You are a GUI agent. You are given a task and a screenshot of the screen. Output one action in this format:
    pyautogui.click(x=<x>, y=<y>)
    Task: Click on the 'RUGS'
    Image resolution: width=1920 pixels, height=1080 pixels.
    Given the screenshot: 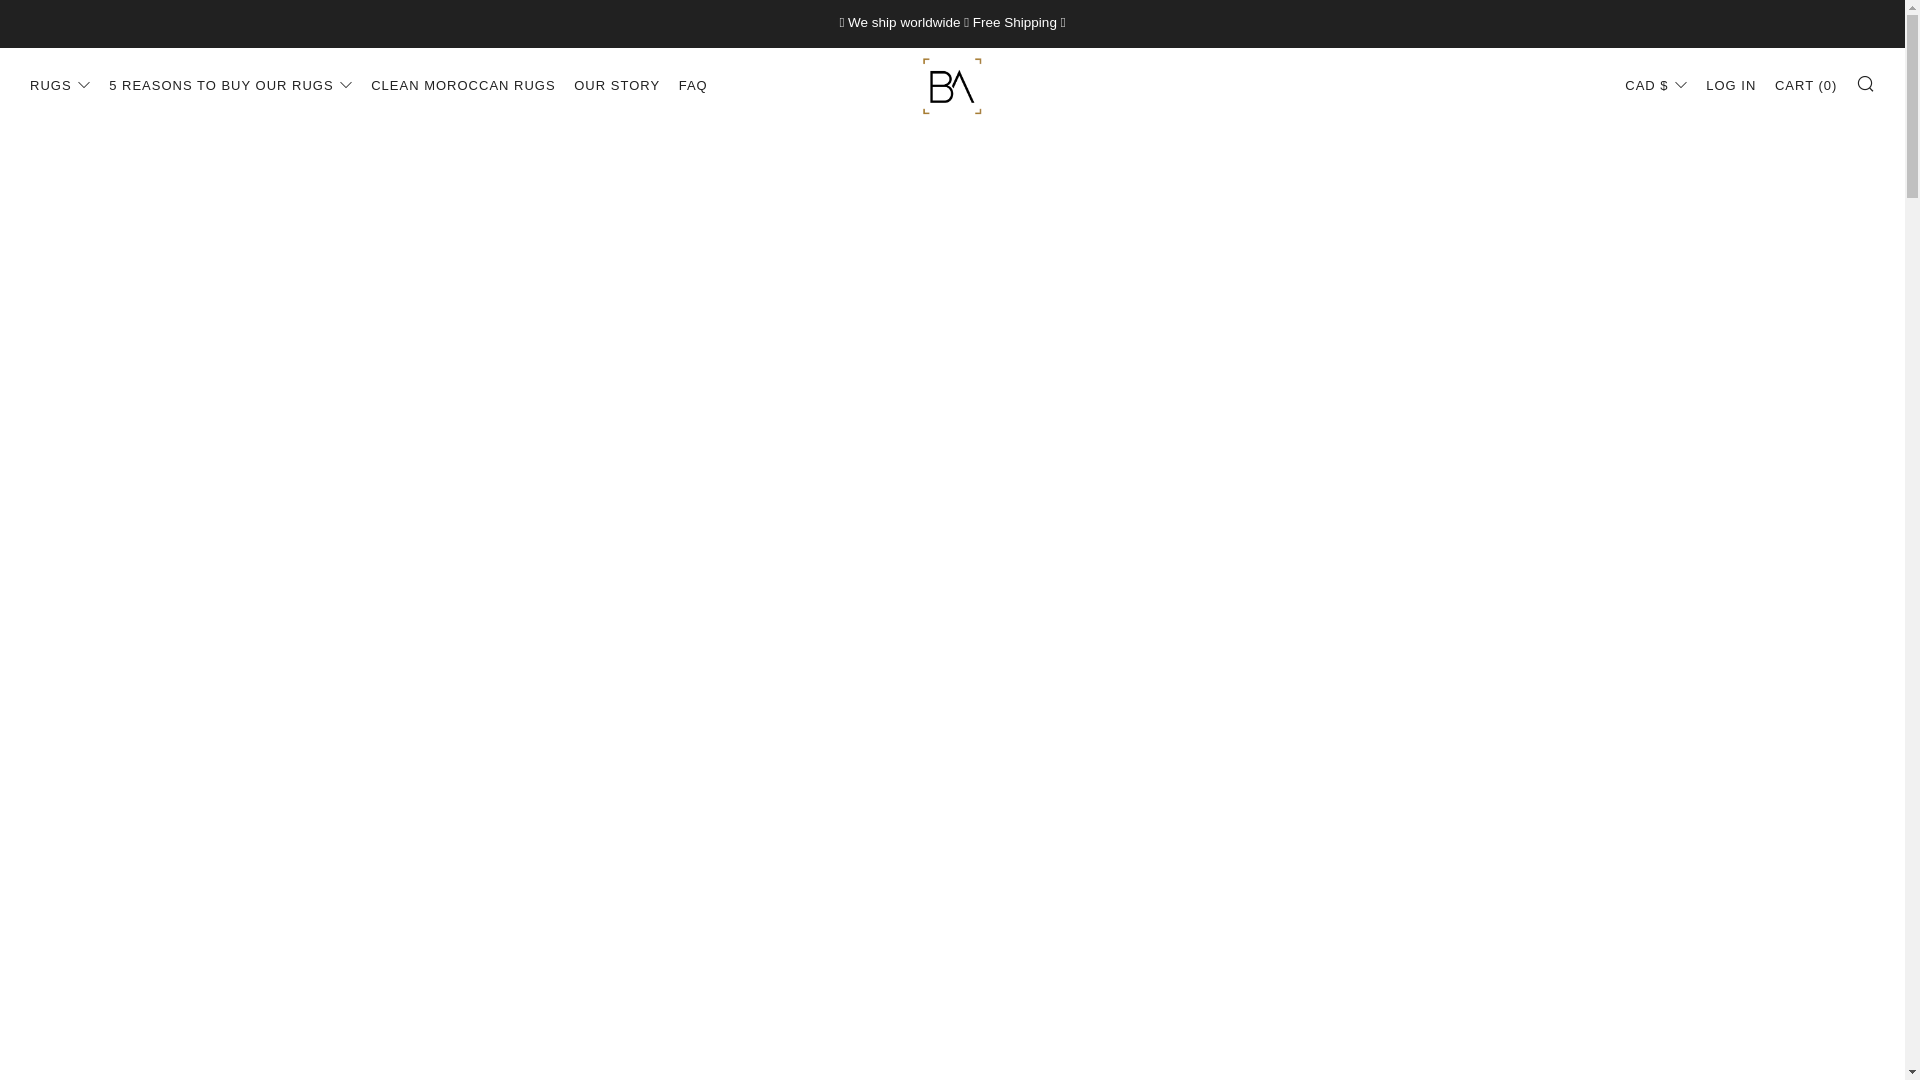 What is the action you would take?
    pyautogui.click(x=29, y=84)
    